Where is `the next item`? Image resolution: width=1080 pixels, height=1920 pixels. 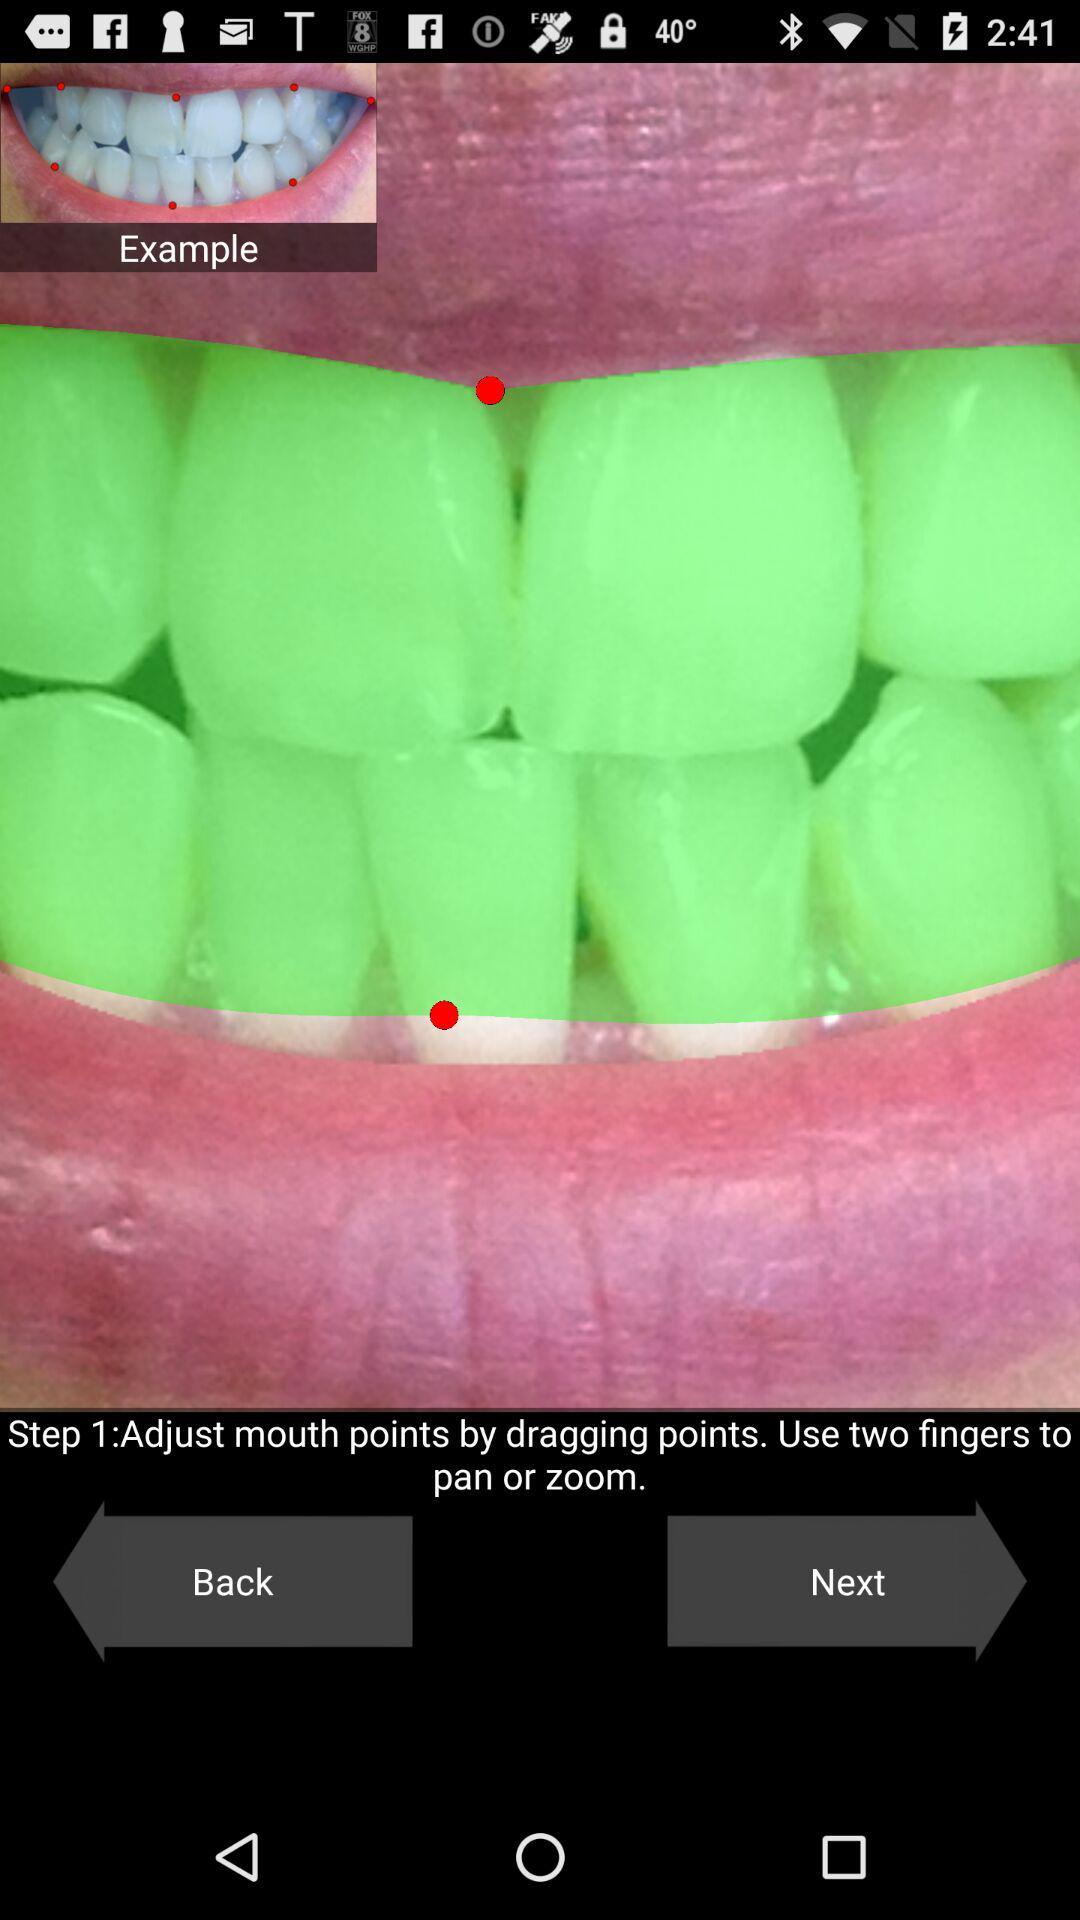
the next item is located at coordinates (847, 1580).